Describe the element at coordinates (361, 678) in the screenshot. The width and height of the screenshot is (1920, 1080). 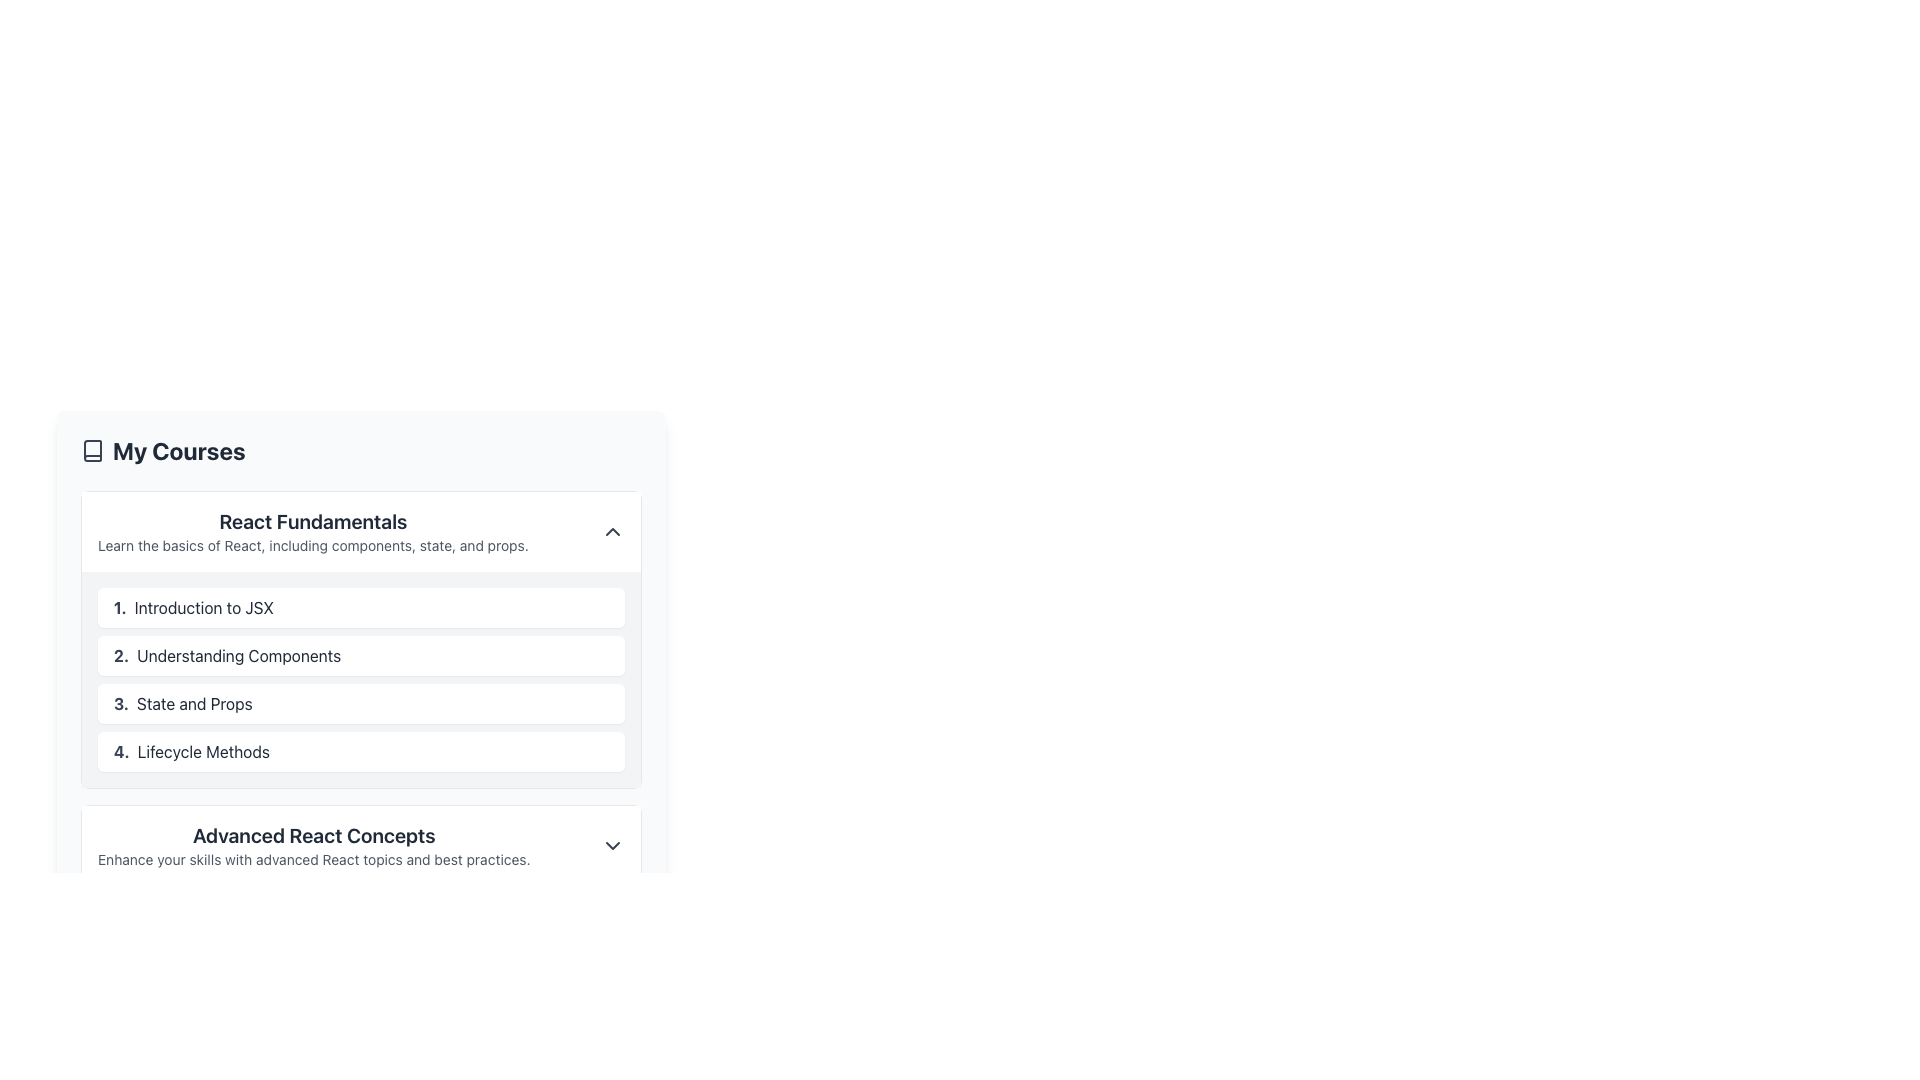
I see `listed topics in the navigational list element within the 'React Fundamentals' section, which presents a structured outline of topics to the user` at that location.